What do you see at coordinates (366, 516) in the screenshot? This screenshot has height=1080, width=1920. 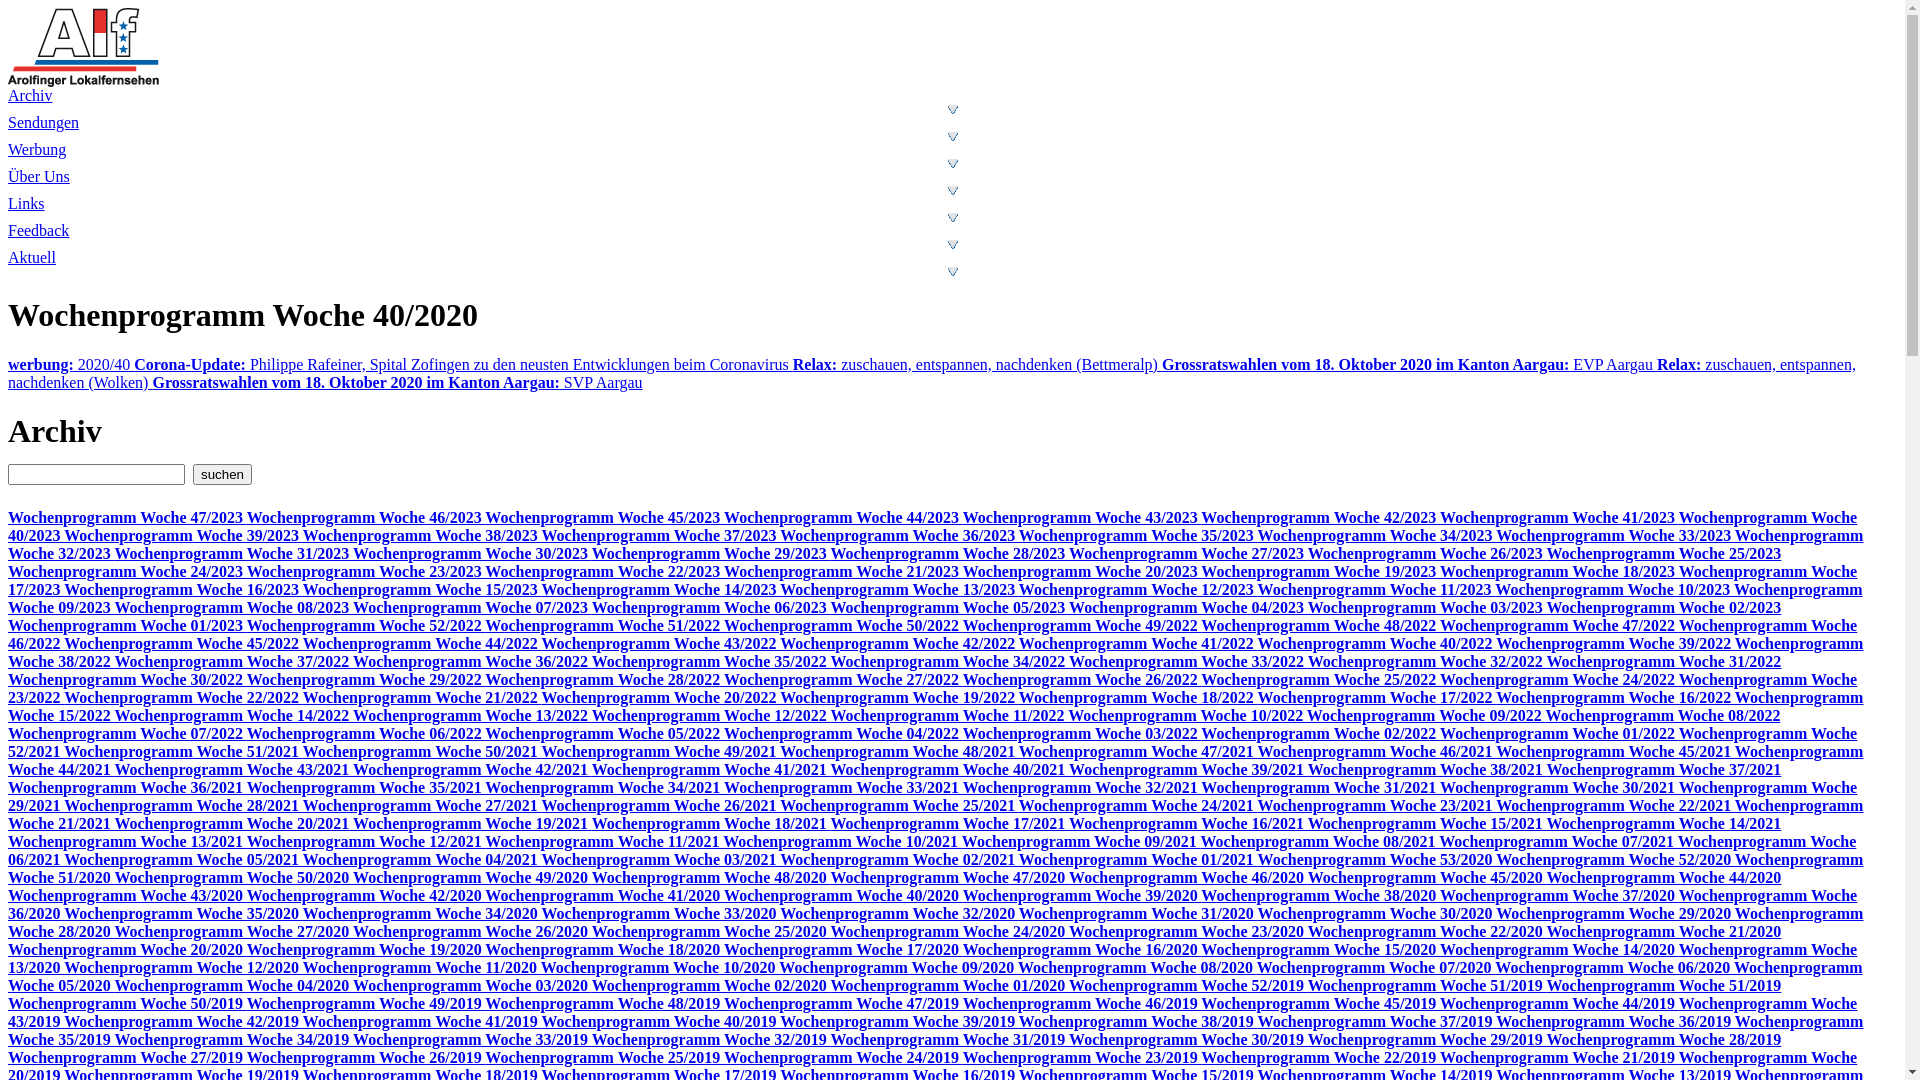 I see `'Wochenprogramm Woche 46/2023'` at bounding box center [366, 516].